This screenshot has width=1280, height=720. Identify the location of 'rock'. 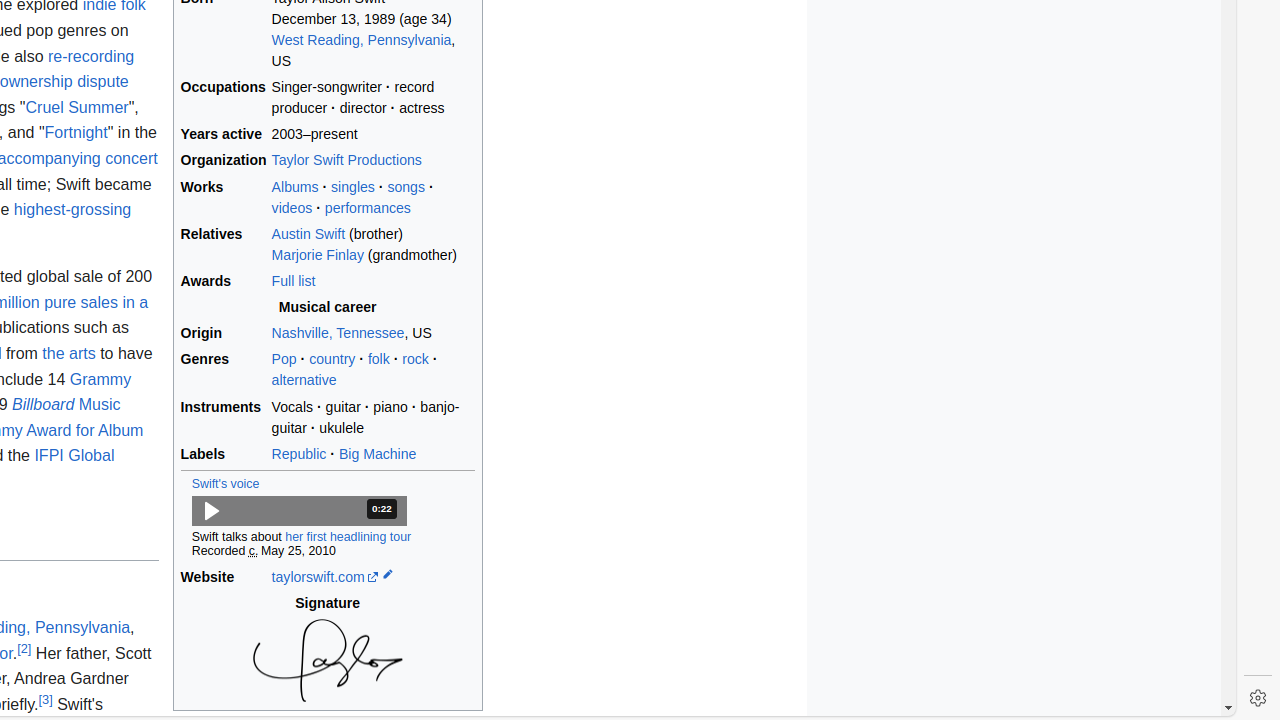
(414, 358).